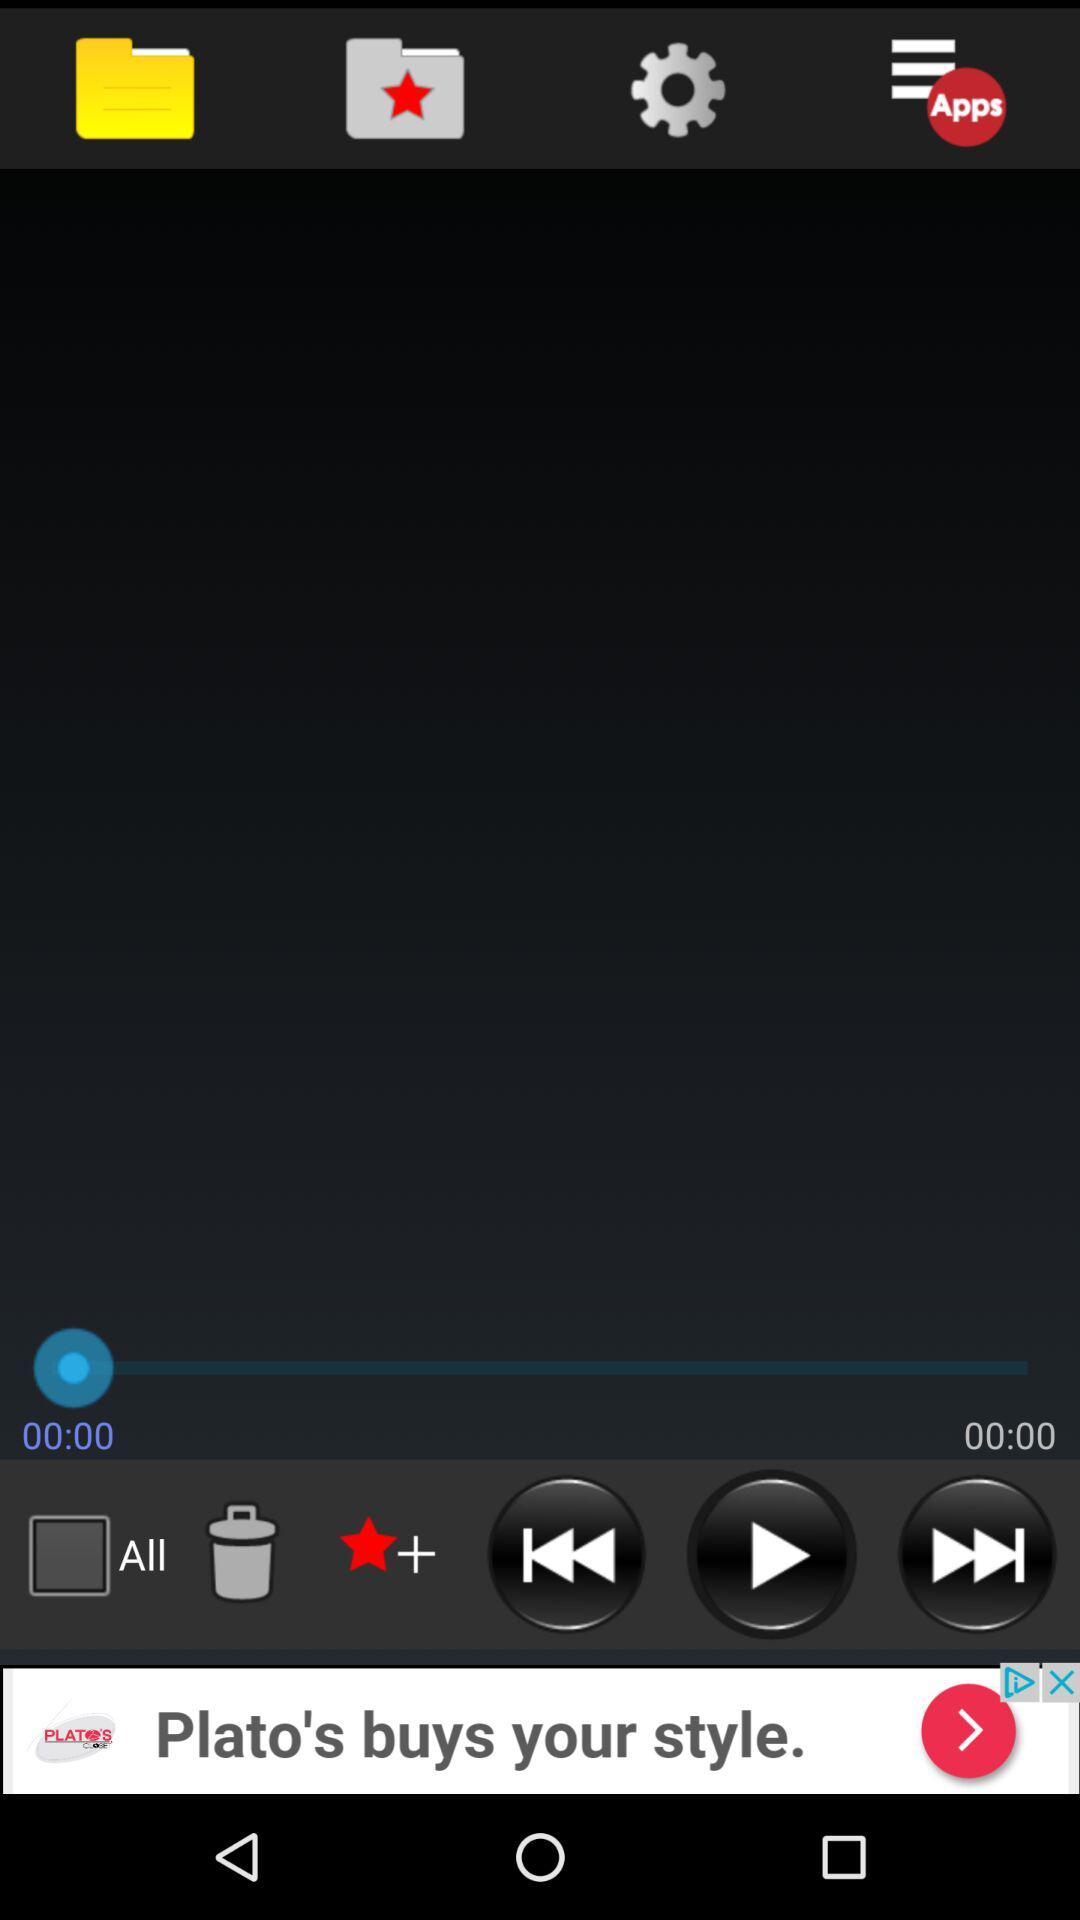  What do you see at coordinates (389, 1553) in the screenshot?
I see `to favorites` at bounding box center [389, 1553].